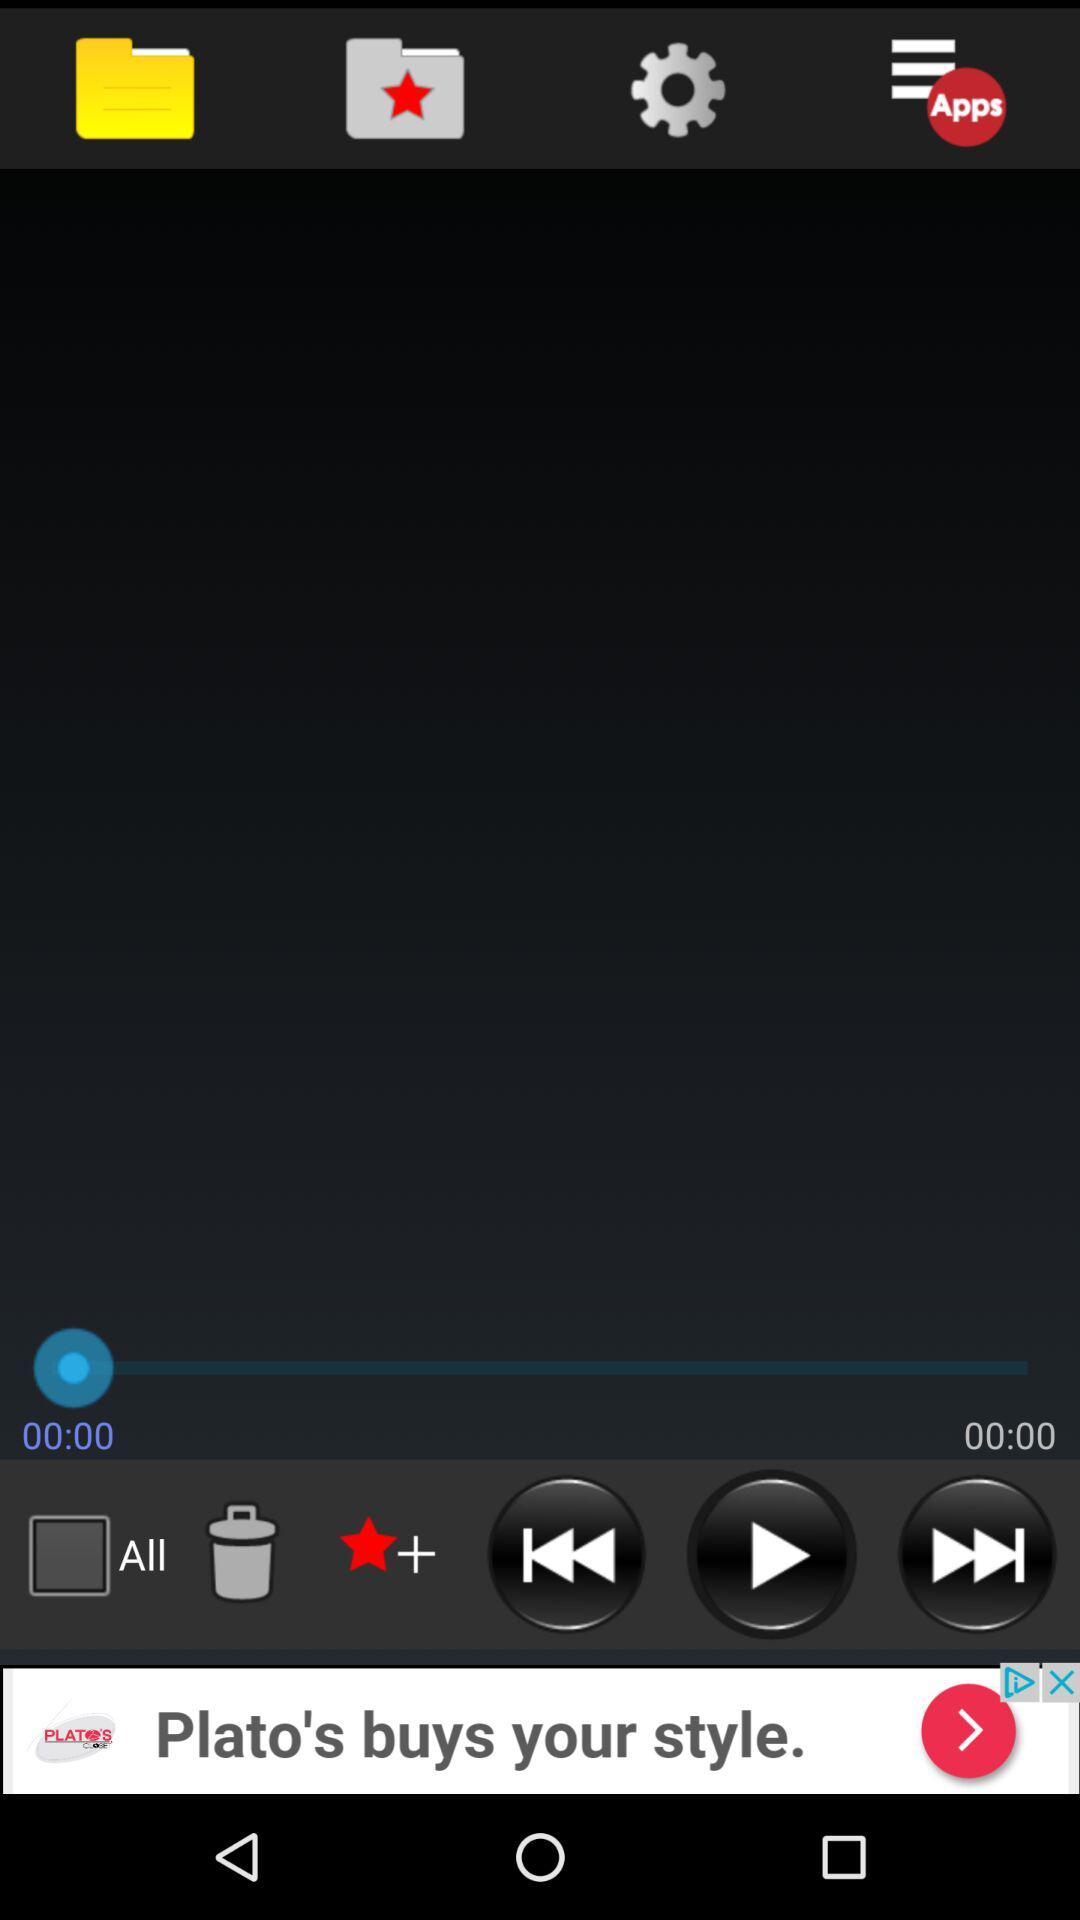  What do you see at coordinates (389, 1553) in the screenshot?
I see `to favorites` at bounding box center [389, 1553].